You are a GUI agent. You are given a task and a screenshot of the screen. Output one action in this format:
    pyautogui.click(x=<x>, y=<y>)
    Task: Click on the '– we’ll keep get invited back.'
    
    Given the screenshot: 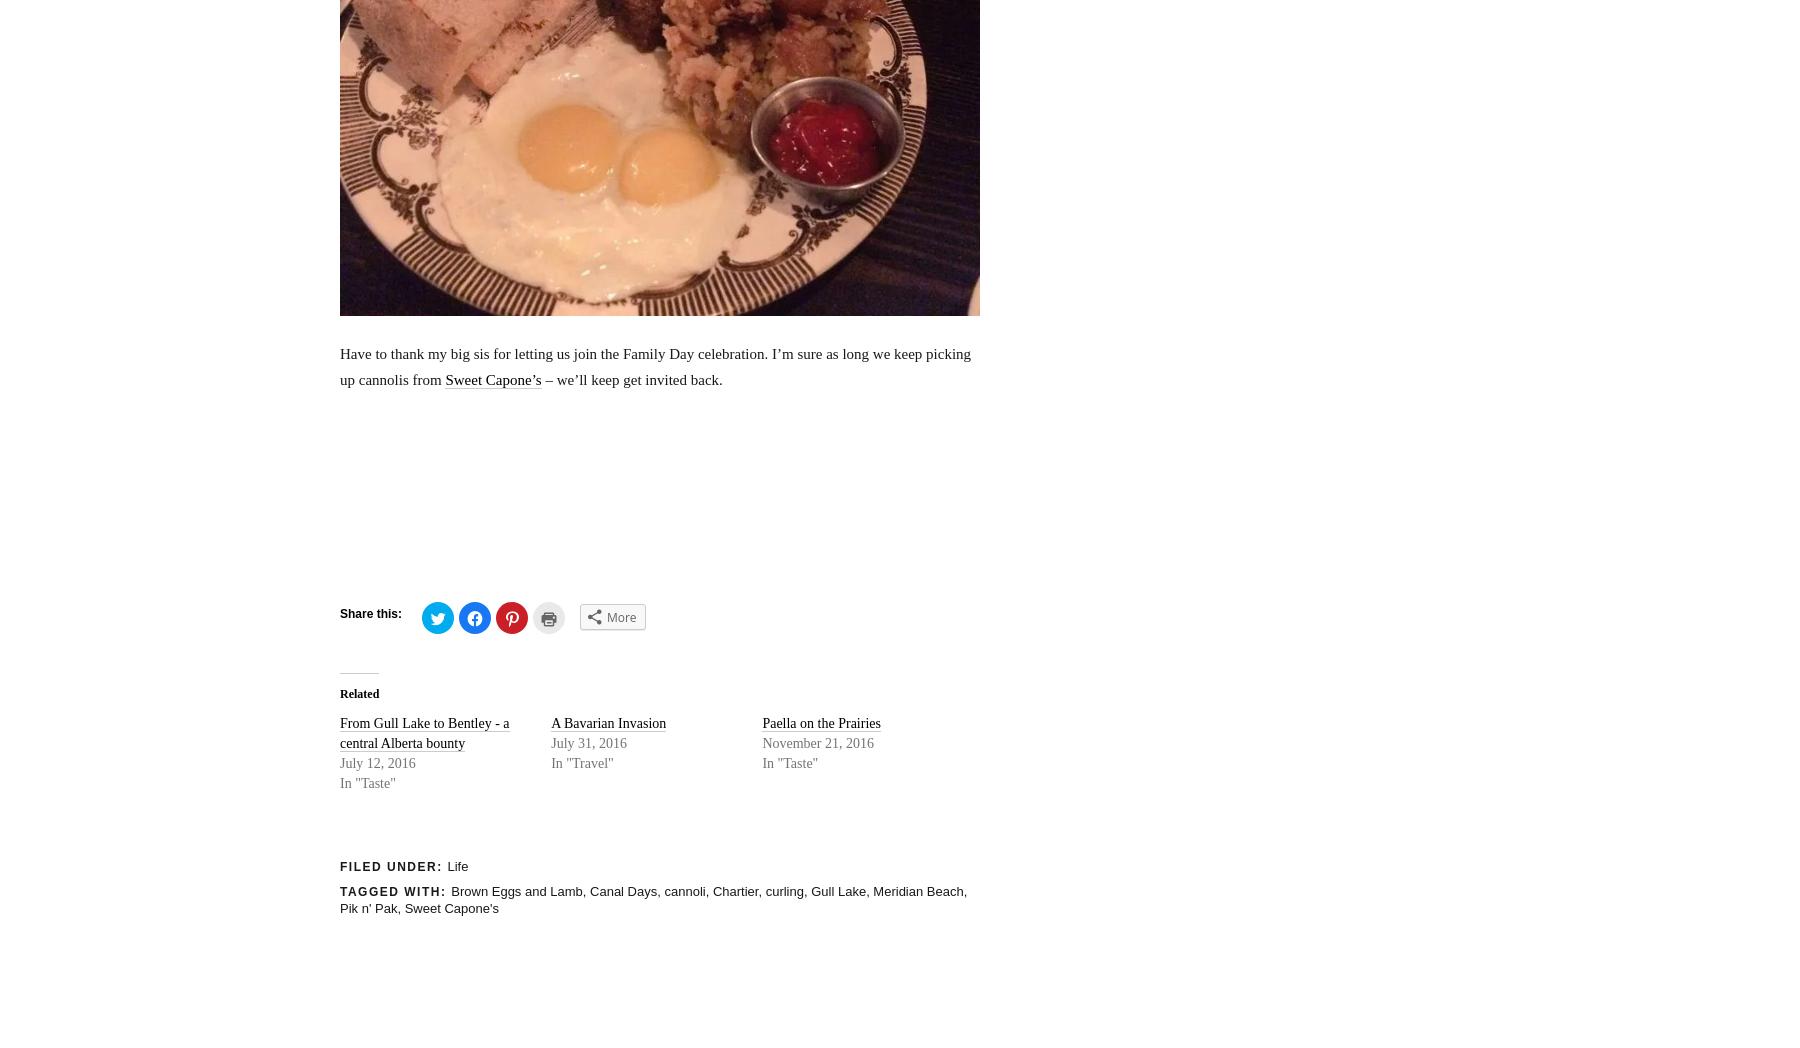 What is the action you would take?
    pyautogui.click(x=631, y=377)
    